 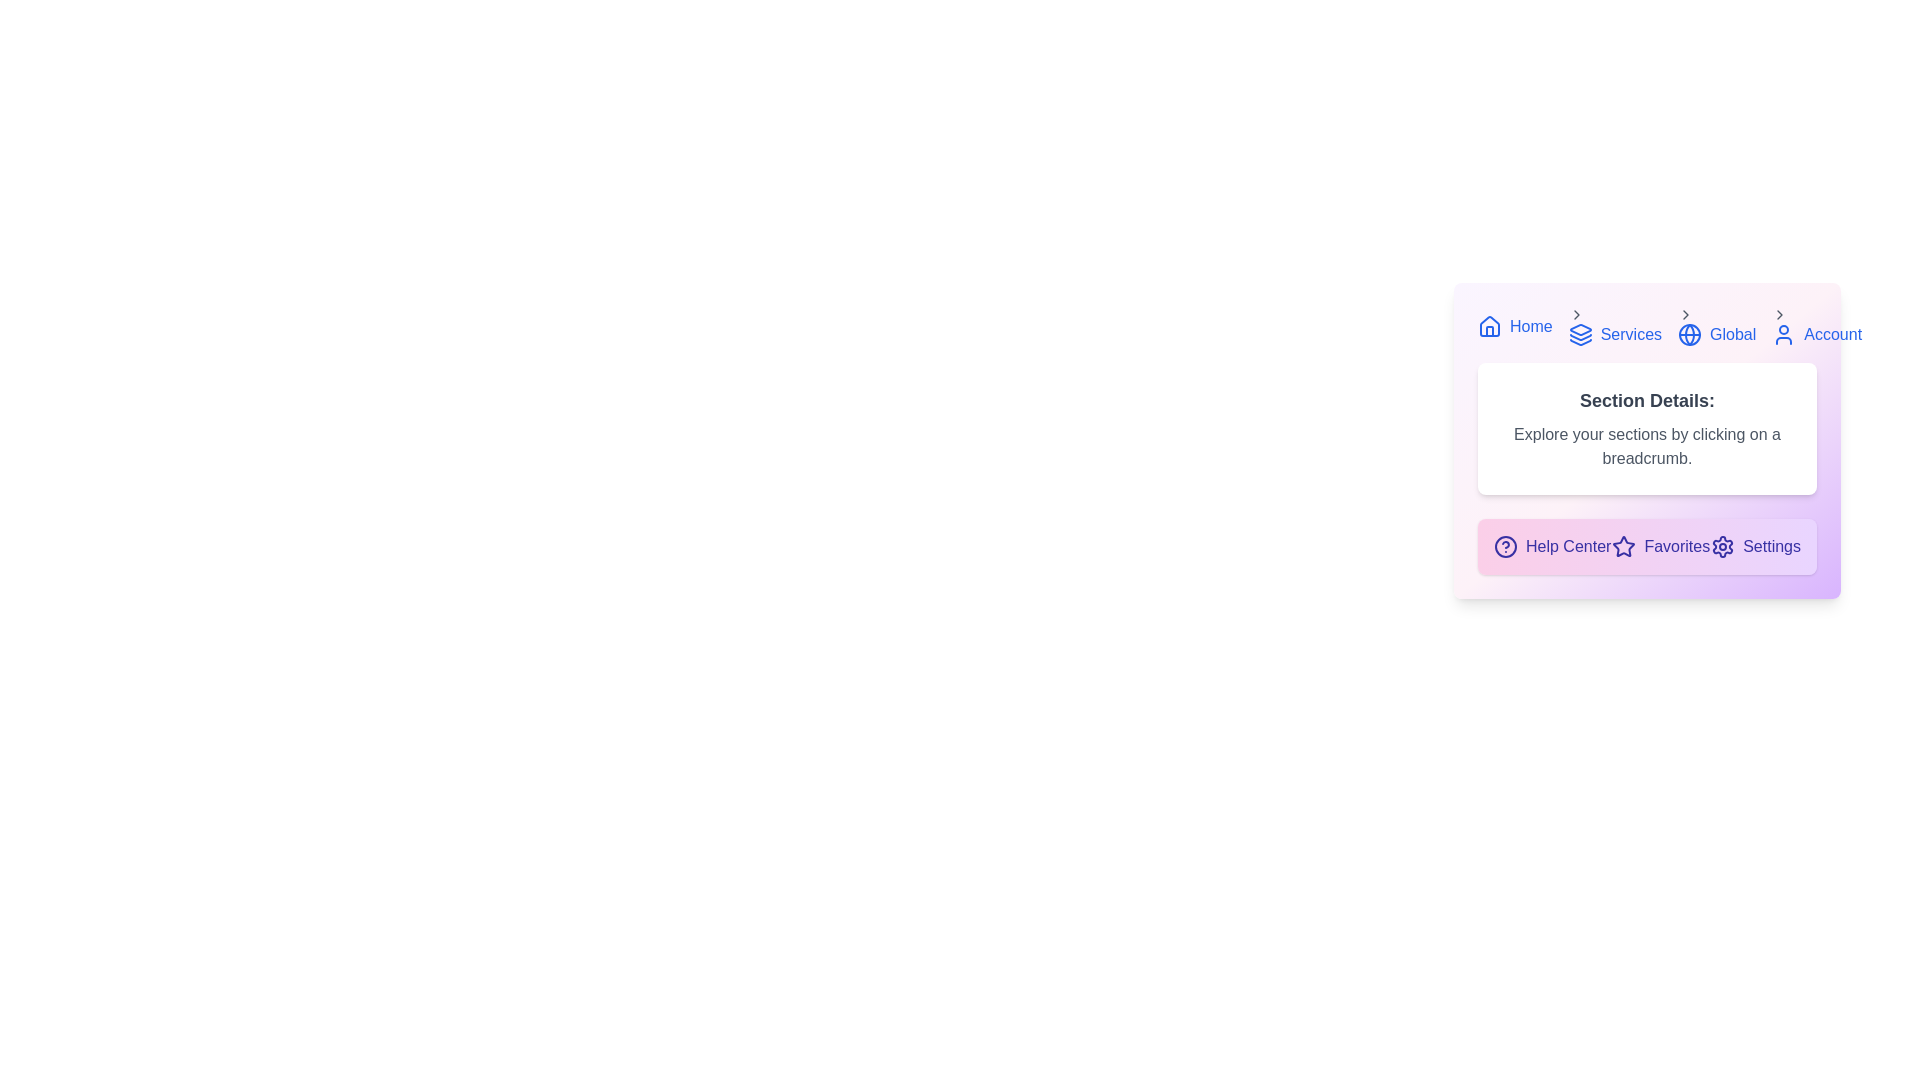 What do you see at coordinates (1530, 326) in the screenshot?
I see `the 'Home' text label in the breadcrumb navigation bar, which indicates the homepage of the interface` at bounding box center [1530, 326].